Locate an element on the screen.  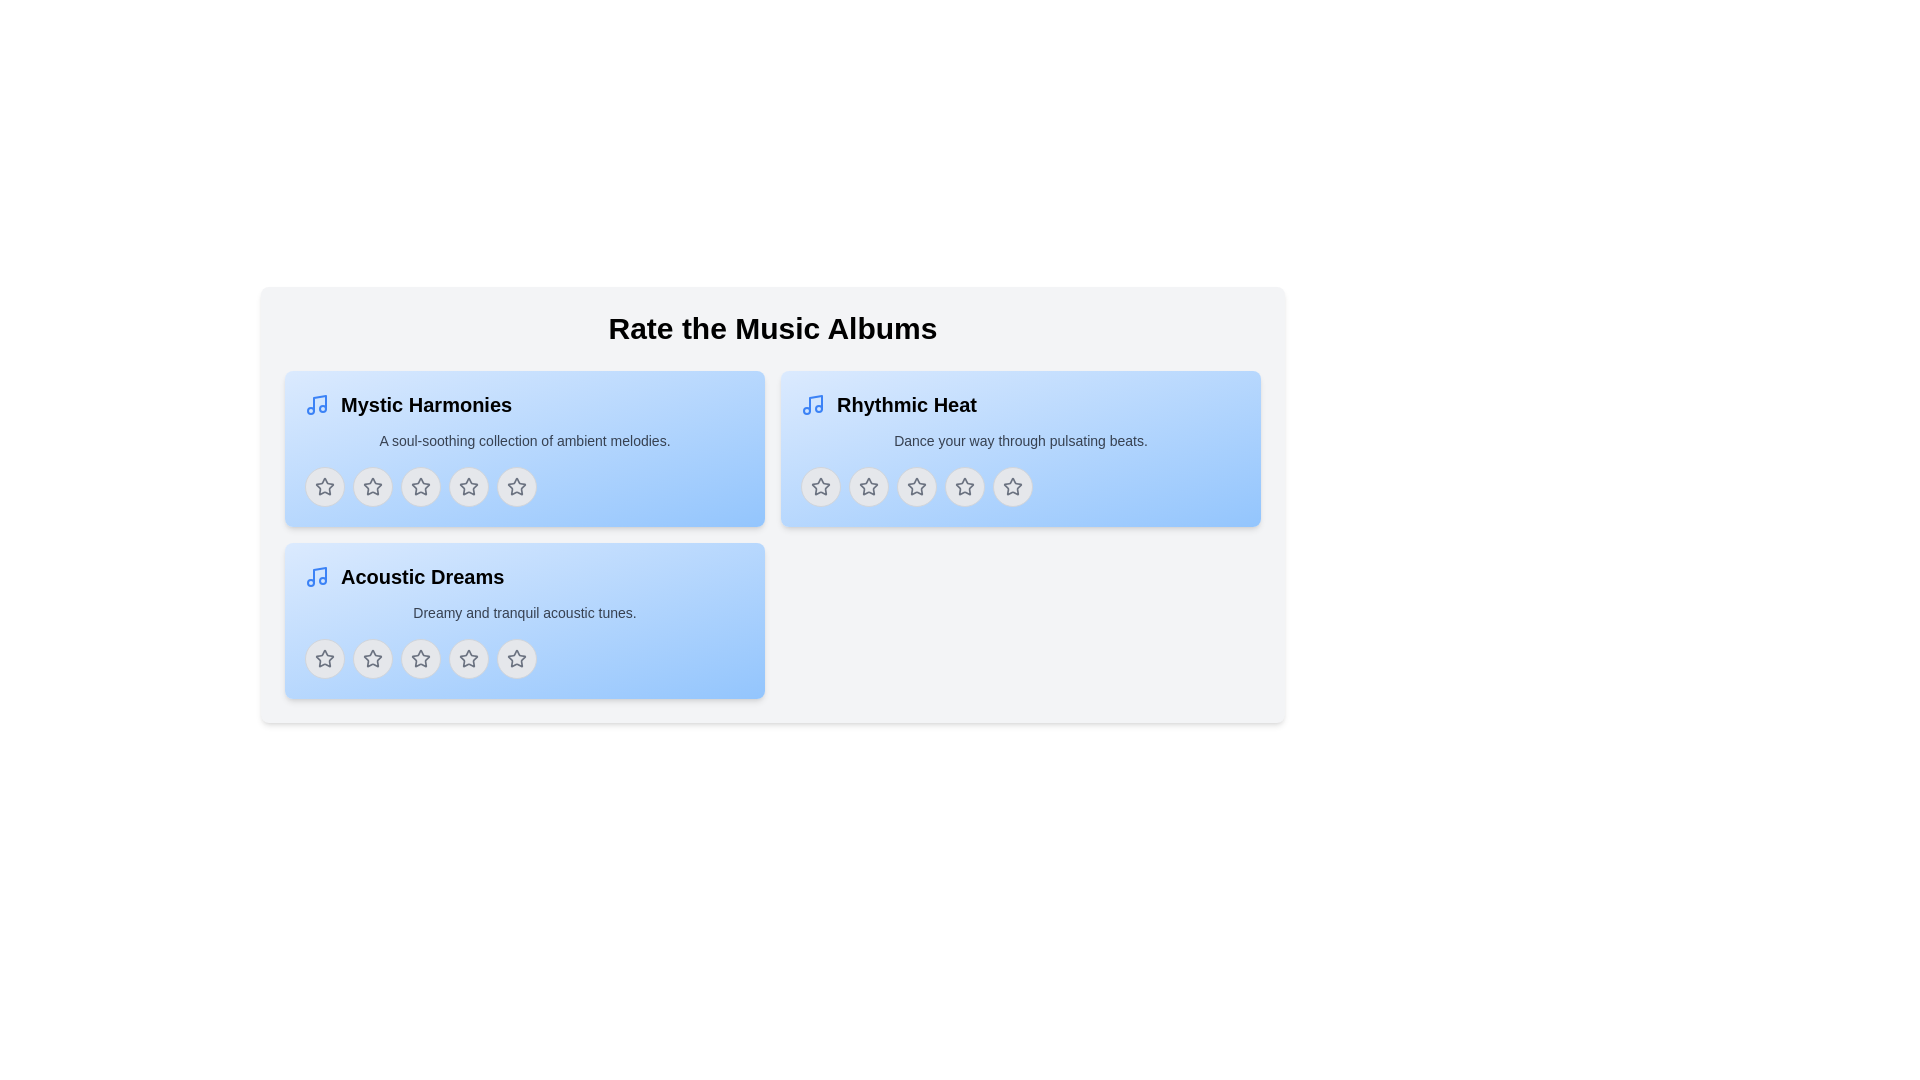
the text 'A soul-soothing collection of ambient melodies.' located within the 'Mystic Harmonies' card is located at coordinates (524, 439).